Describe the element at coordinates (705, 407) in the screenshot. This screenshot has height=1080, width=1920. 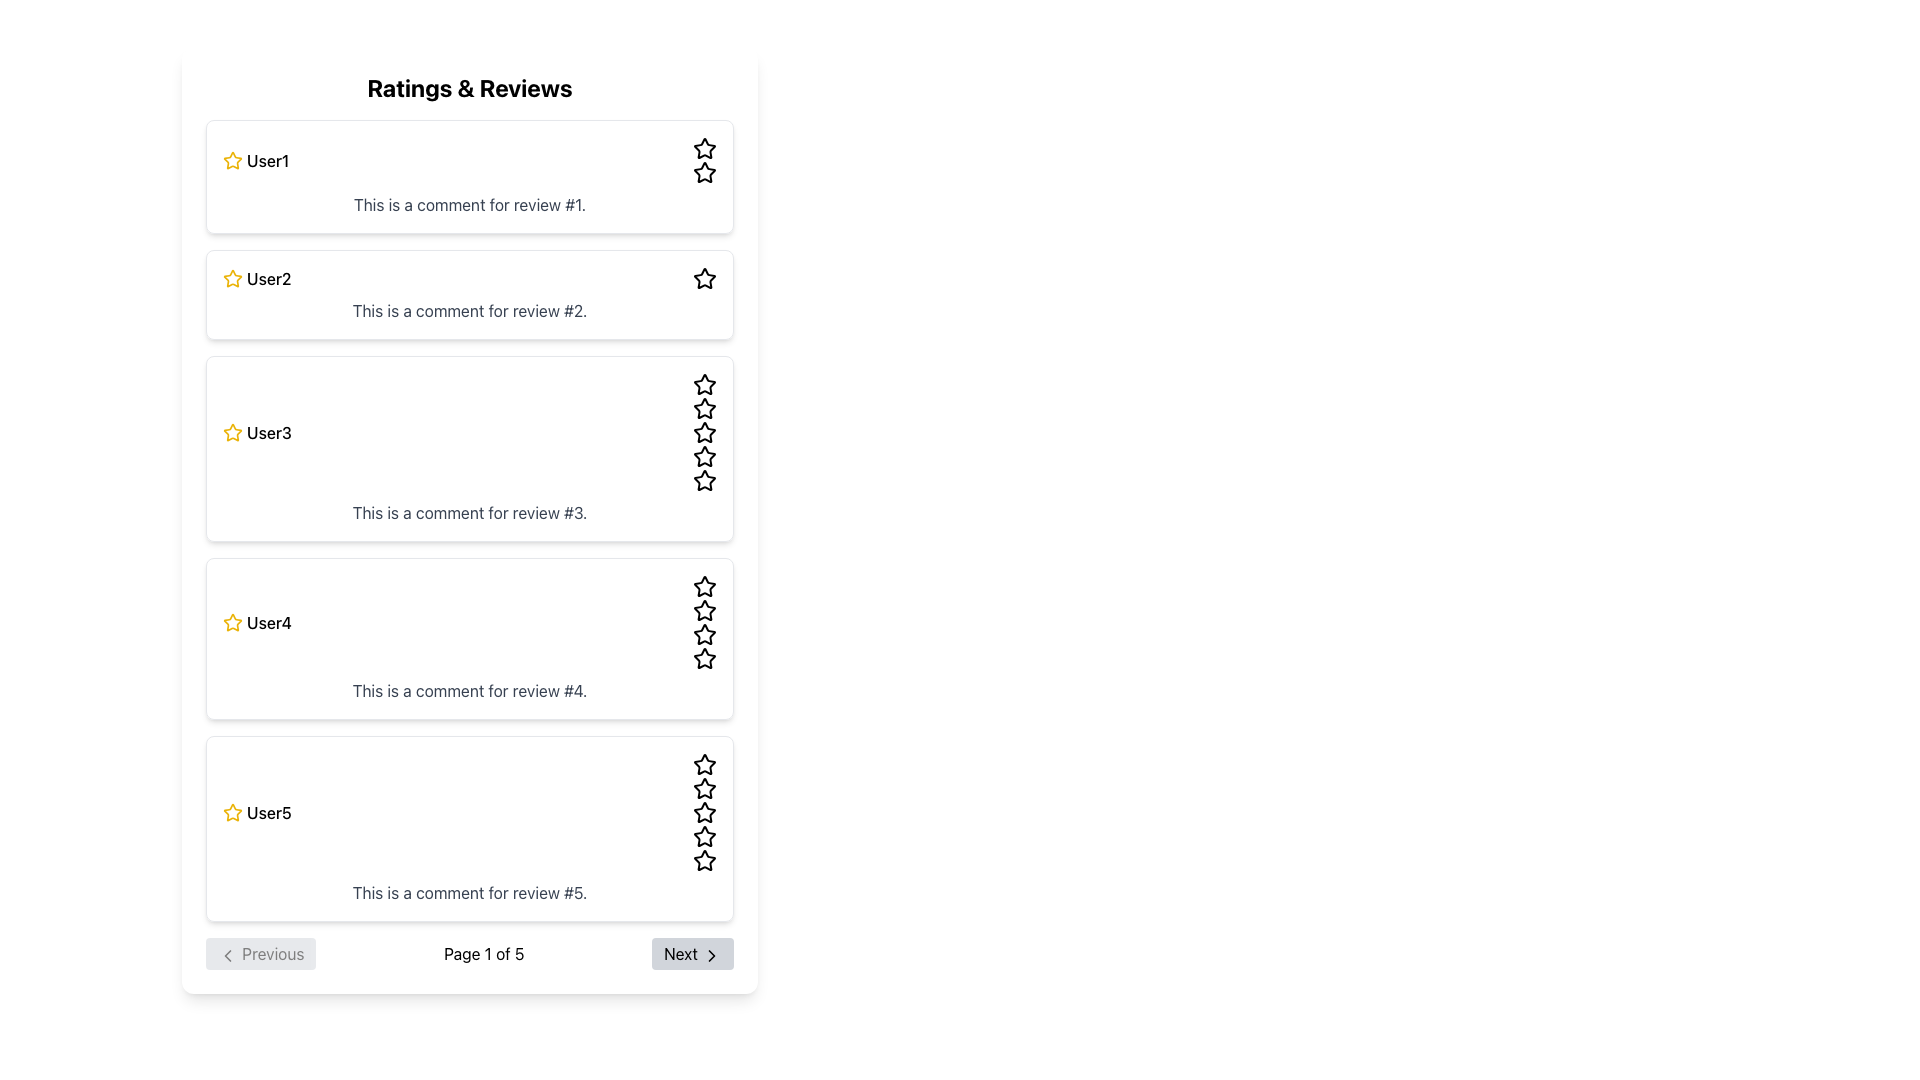
I see `the third star rating icon outlined in black, located in the rightmost column of stars for the 'User3' comment box` at that location.